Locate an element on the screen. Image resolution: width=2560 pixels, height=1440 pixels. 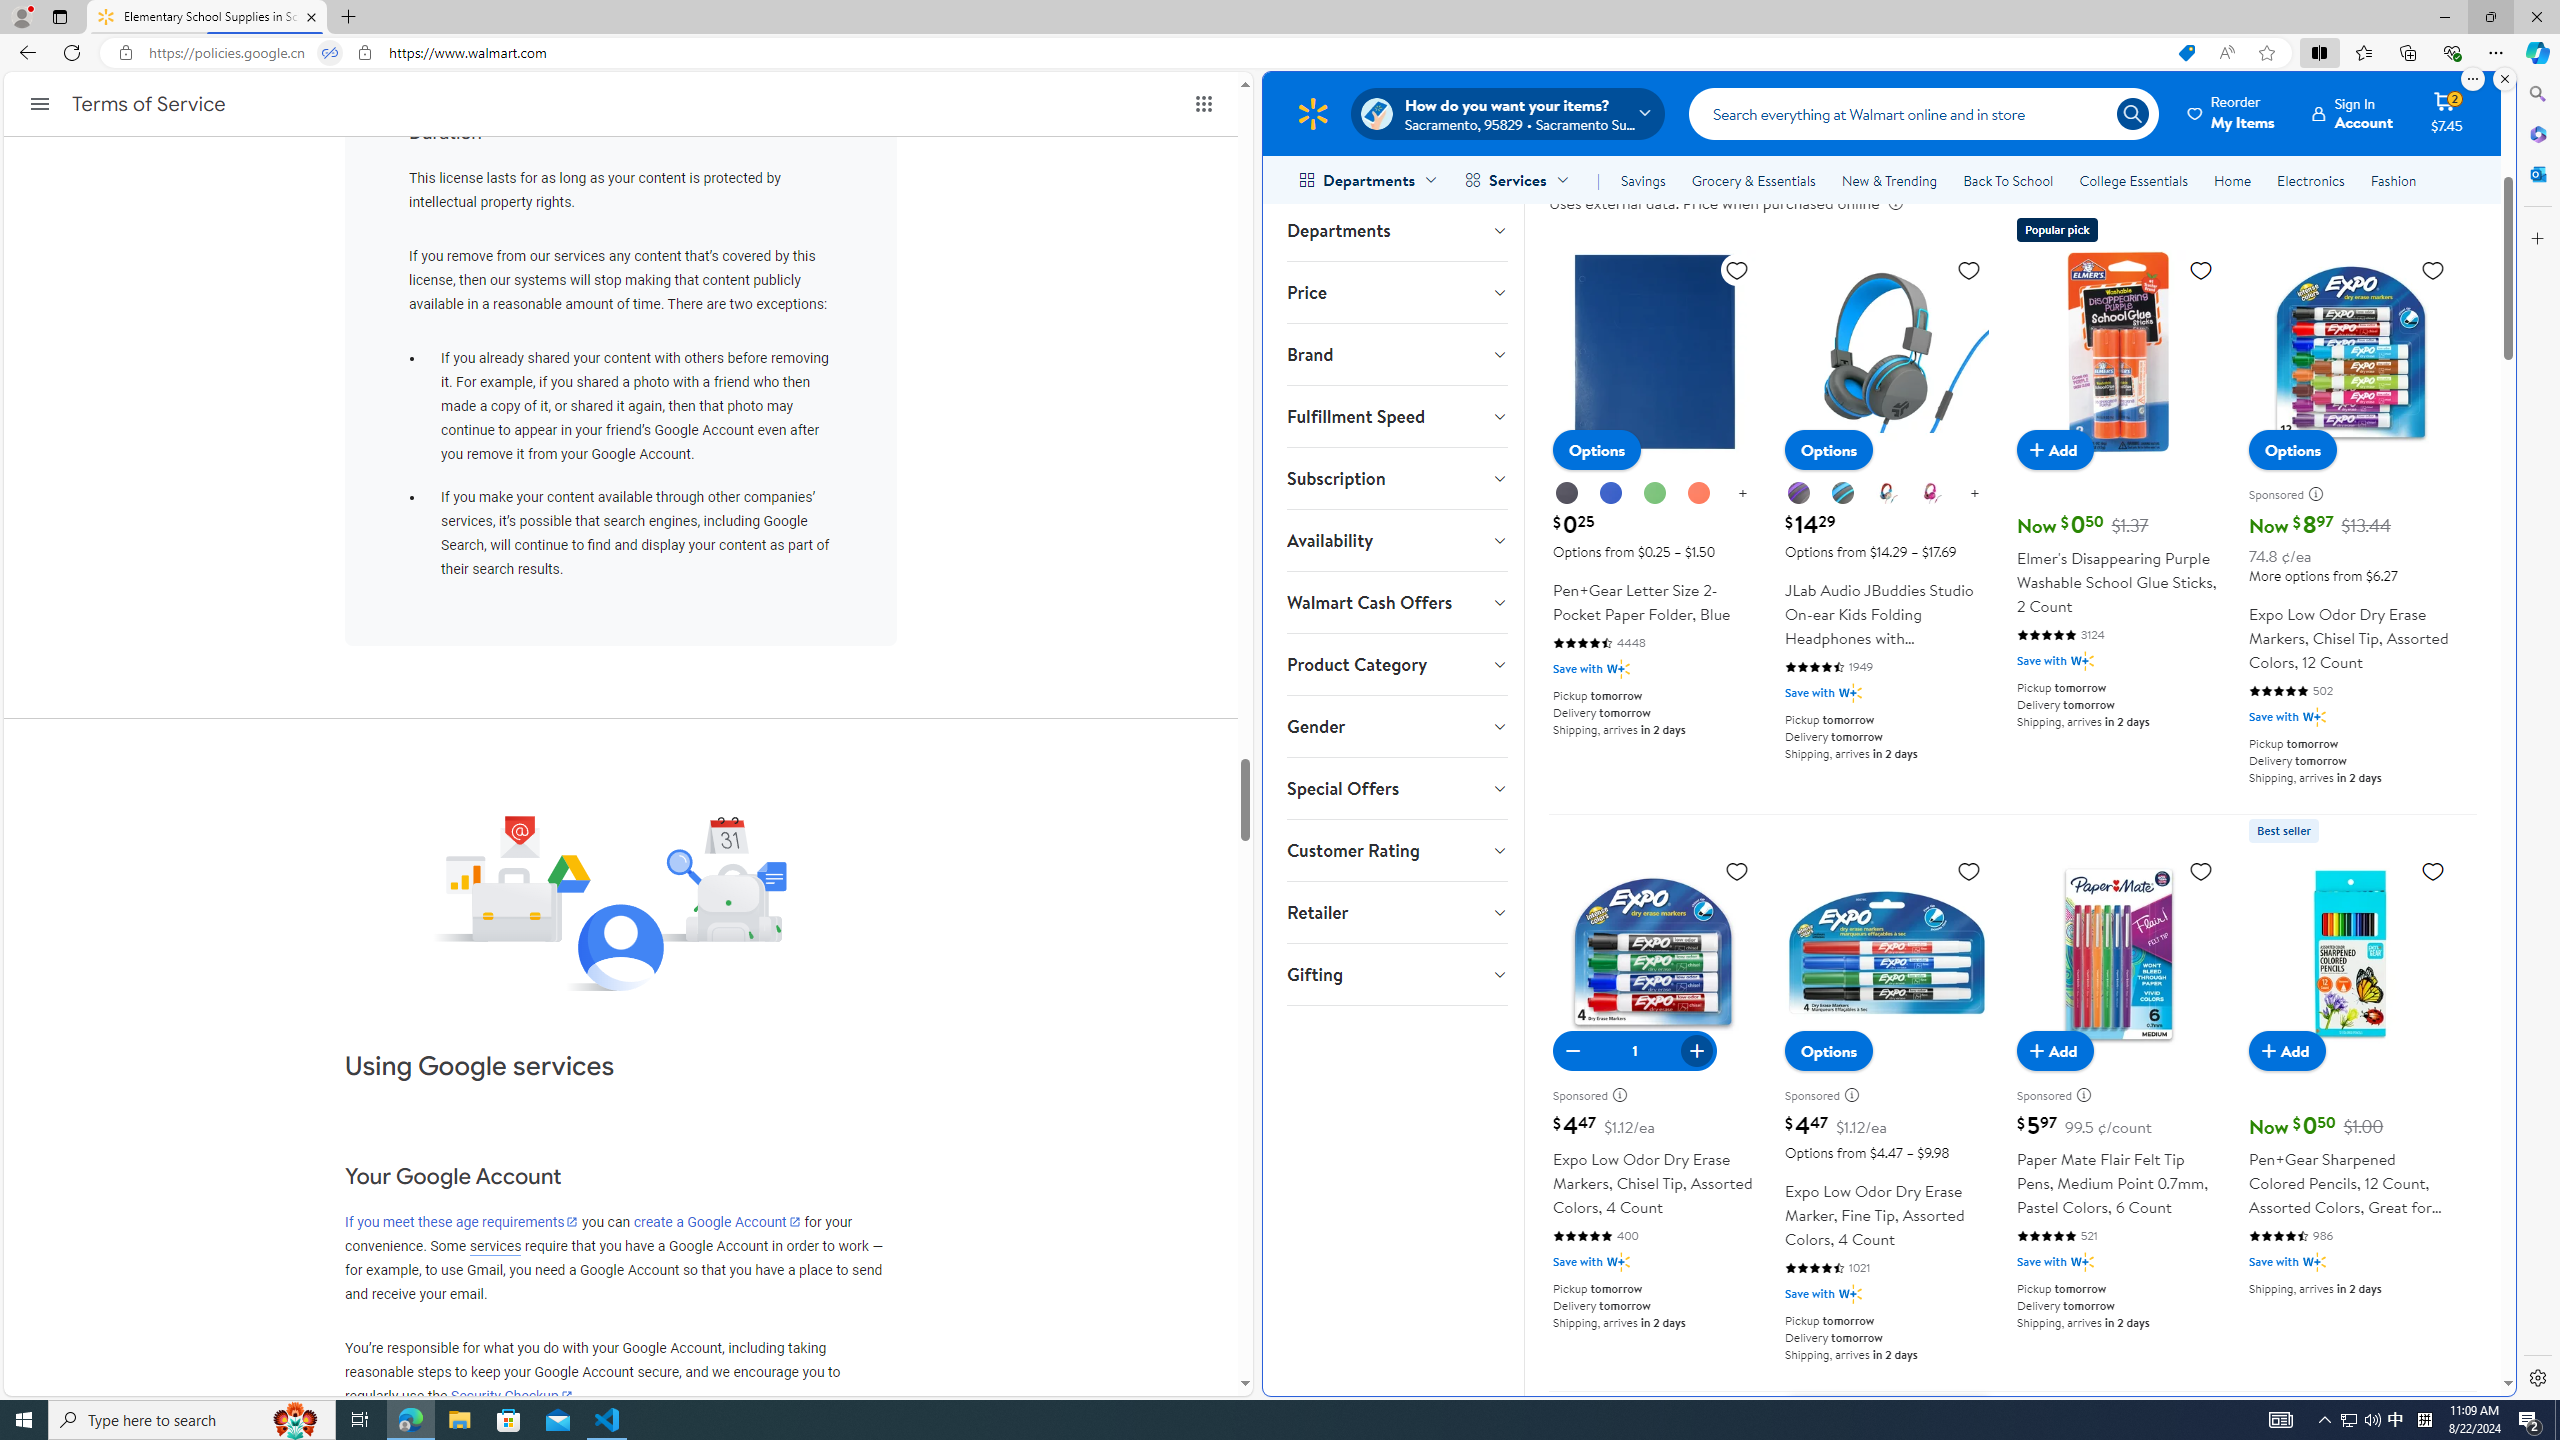
'Collections' is located at coordinates (2406, 51).